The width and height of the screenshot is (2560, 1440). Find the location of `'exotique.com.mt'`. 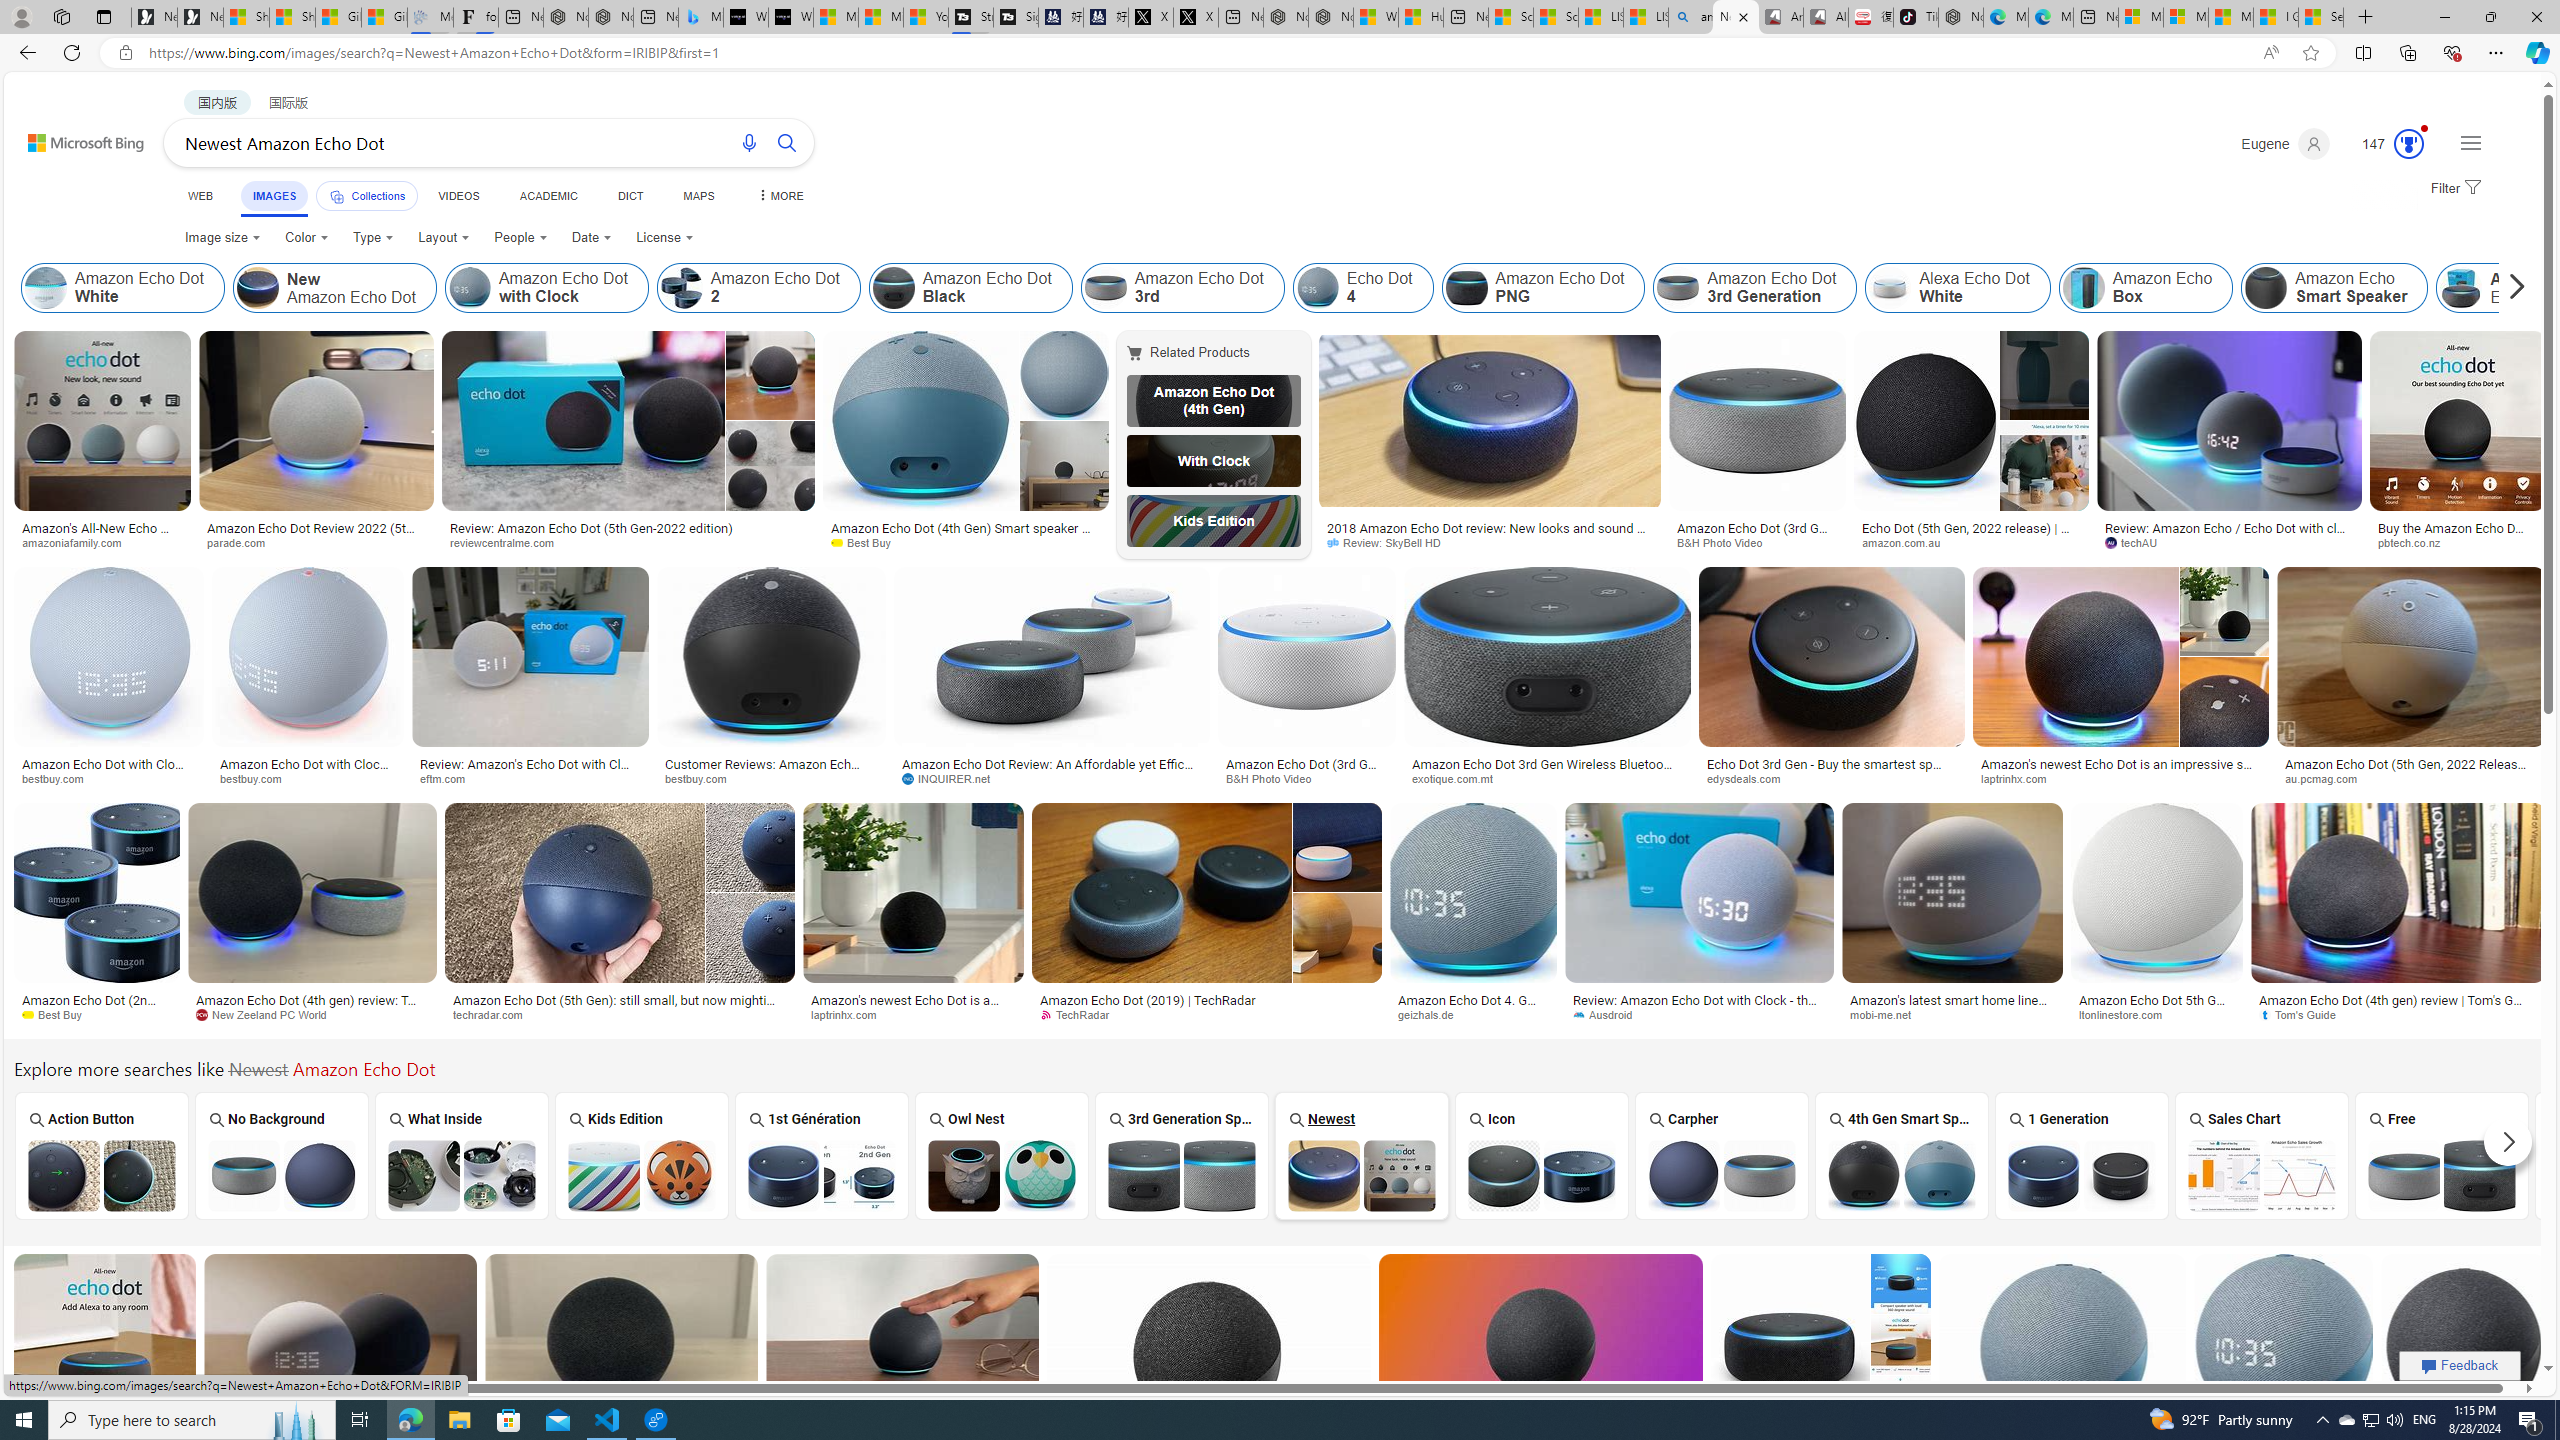

'exotique.com.mt' is located at coordinates (1546, 778).